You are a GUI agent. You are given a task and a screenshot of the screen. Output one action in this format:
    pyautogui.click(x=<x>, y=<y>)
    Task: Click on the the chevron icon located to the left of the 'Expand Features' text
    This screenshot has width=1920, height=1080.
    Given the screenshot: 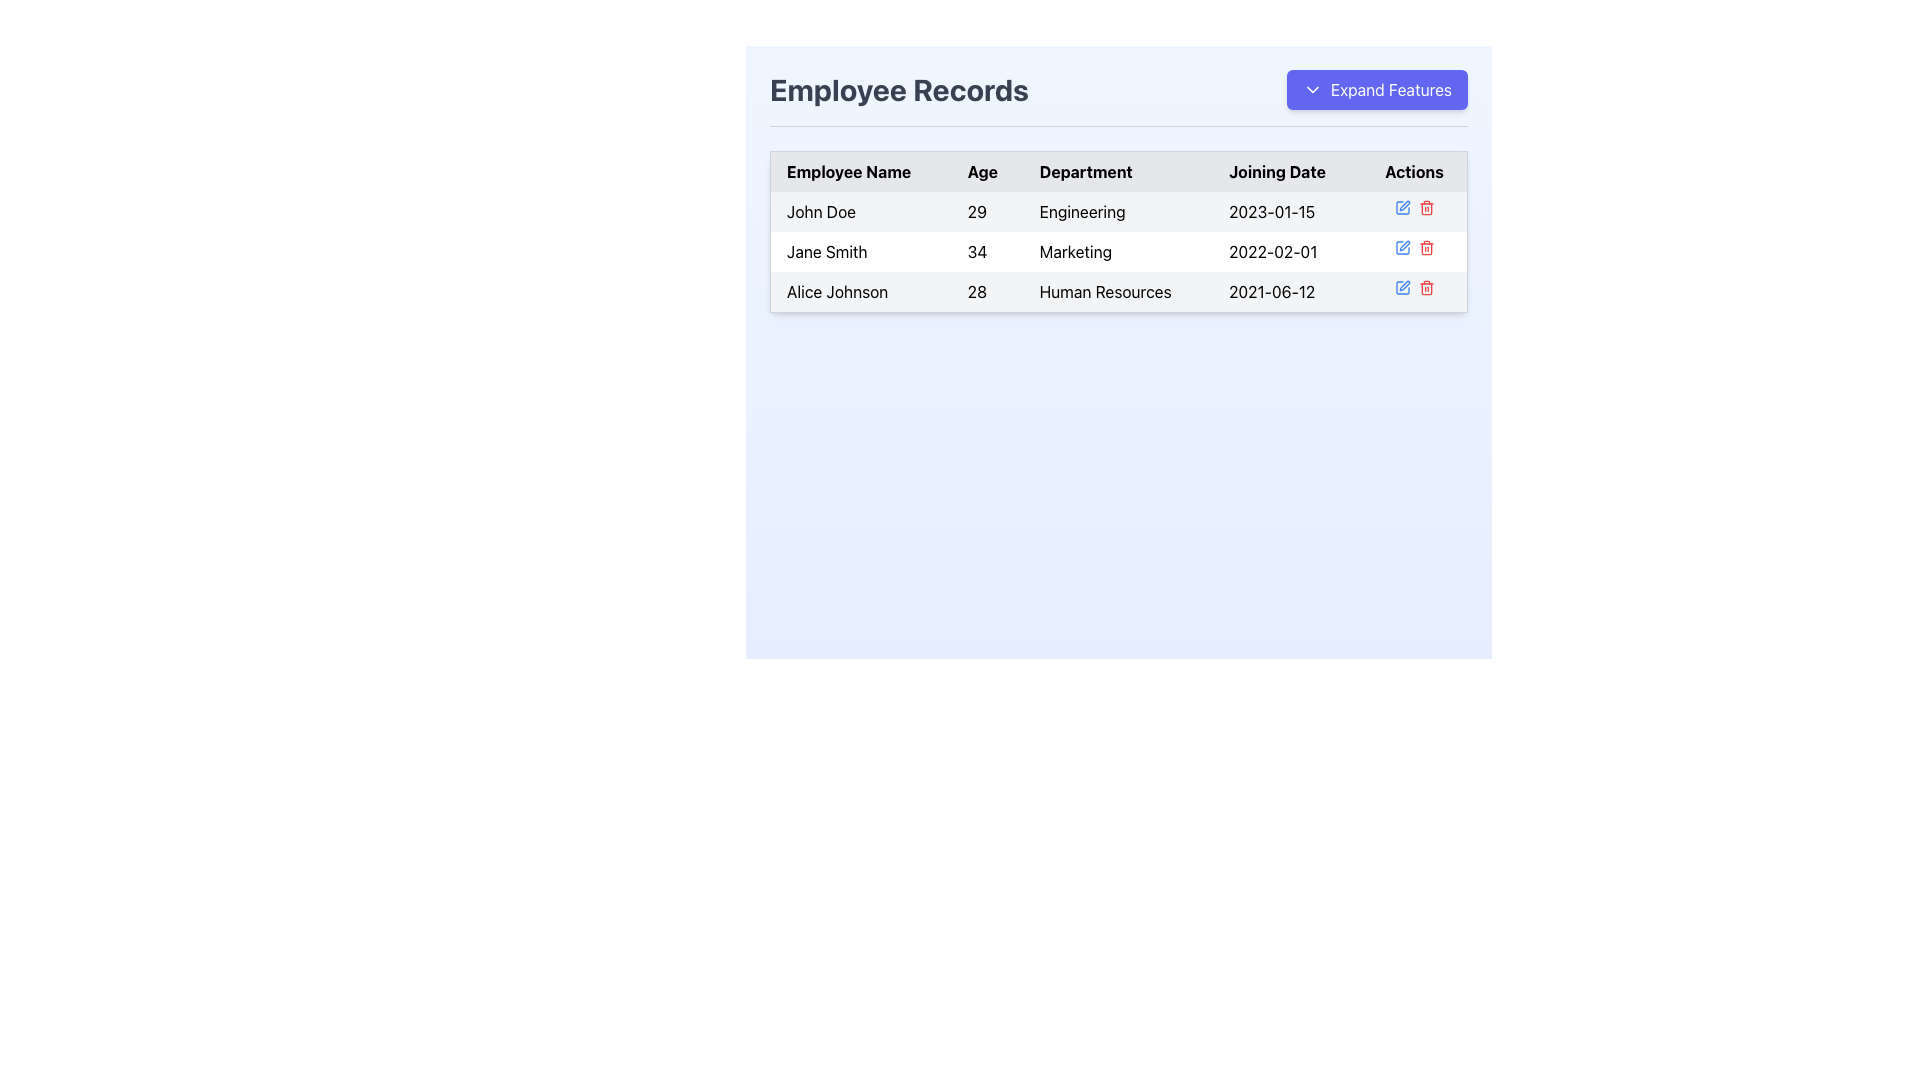 What is the action you would take?
    pyautogui.click(x=1312, y=88)
    